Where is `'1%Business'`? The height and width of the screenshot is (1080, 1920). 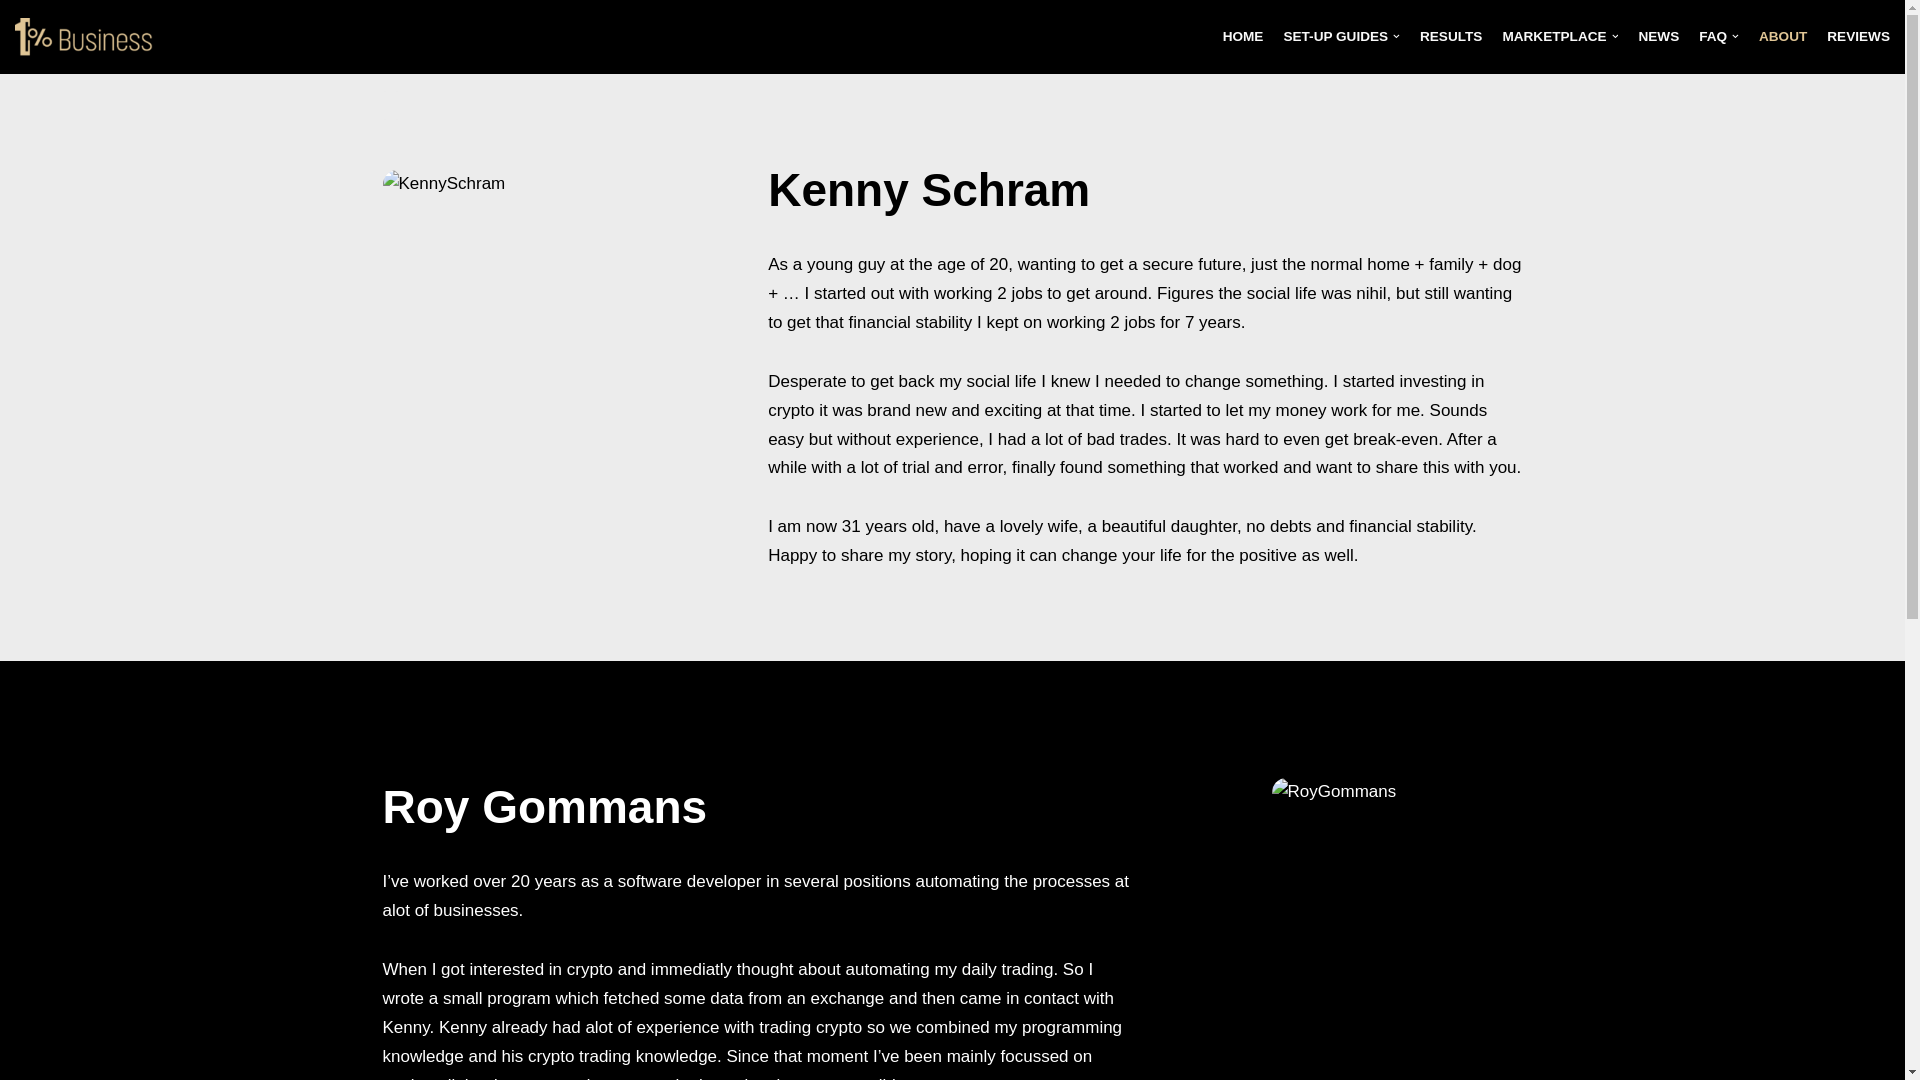
'1%Business' is located at coordinates (89, 37).